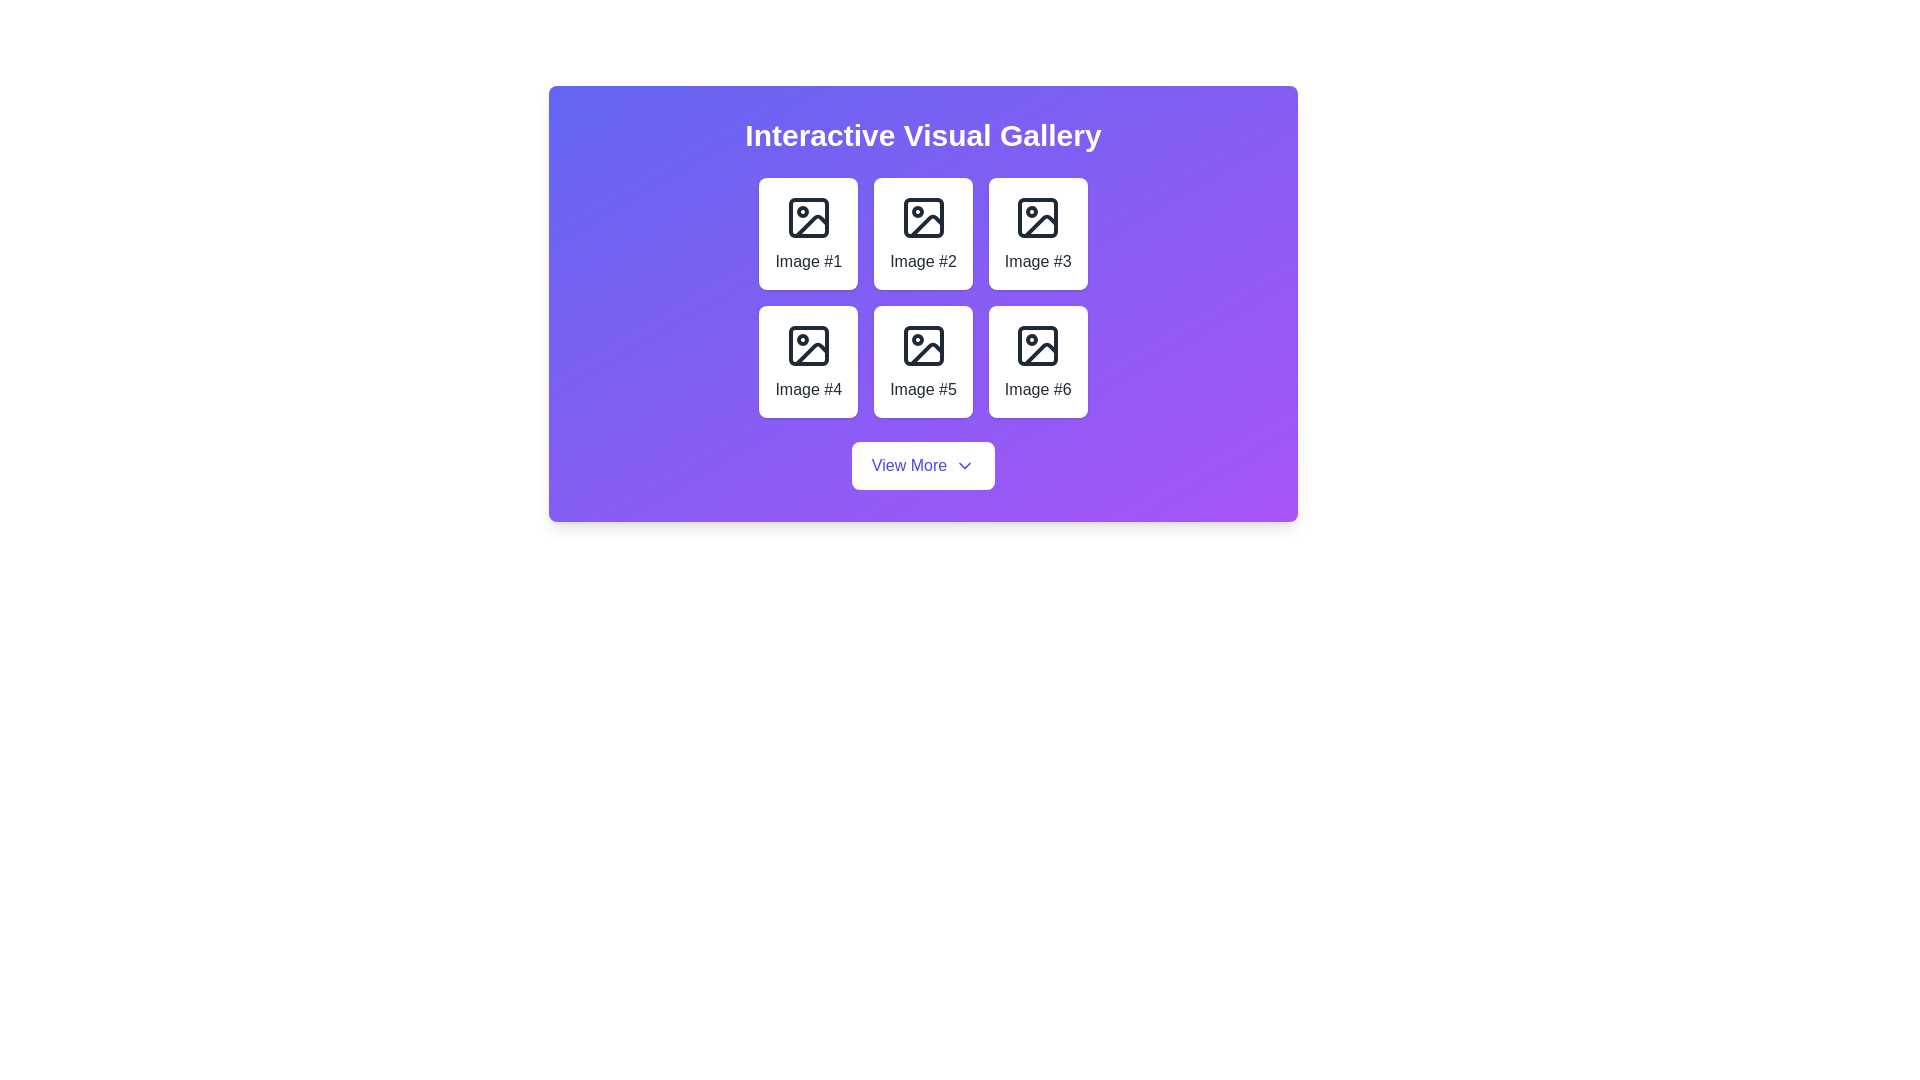 The image size is (1920, 1080). I want to click on text label 'Image #4' which is positioned centrally in the bottom row of the gallery, directly beneath the icon in the second column, so click(808, 389).